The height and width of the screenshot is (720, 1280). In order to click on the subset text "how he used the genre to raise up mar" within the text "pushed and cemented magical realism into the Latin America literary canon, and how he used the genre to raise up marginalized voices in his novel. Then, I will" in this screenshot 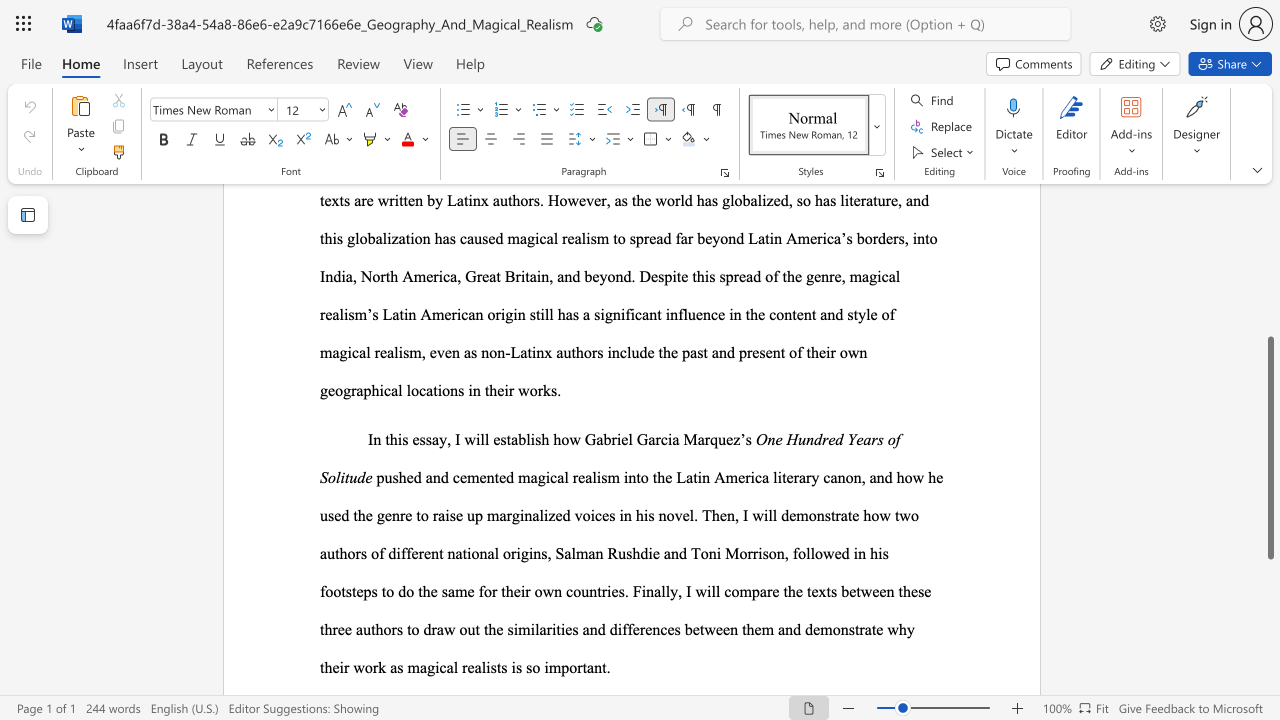, I will do `click(895, 477)`.